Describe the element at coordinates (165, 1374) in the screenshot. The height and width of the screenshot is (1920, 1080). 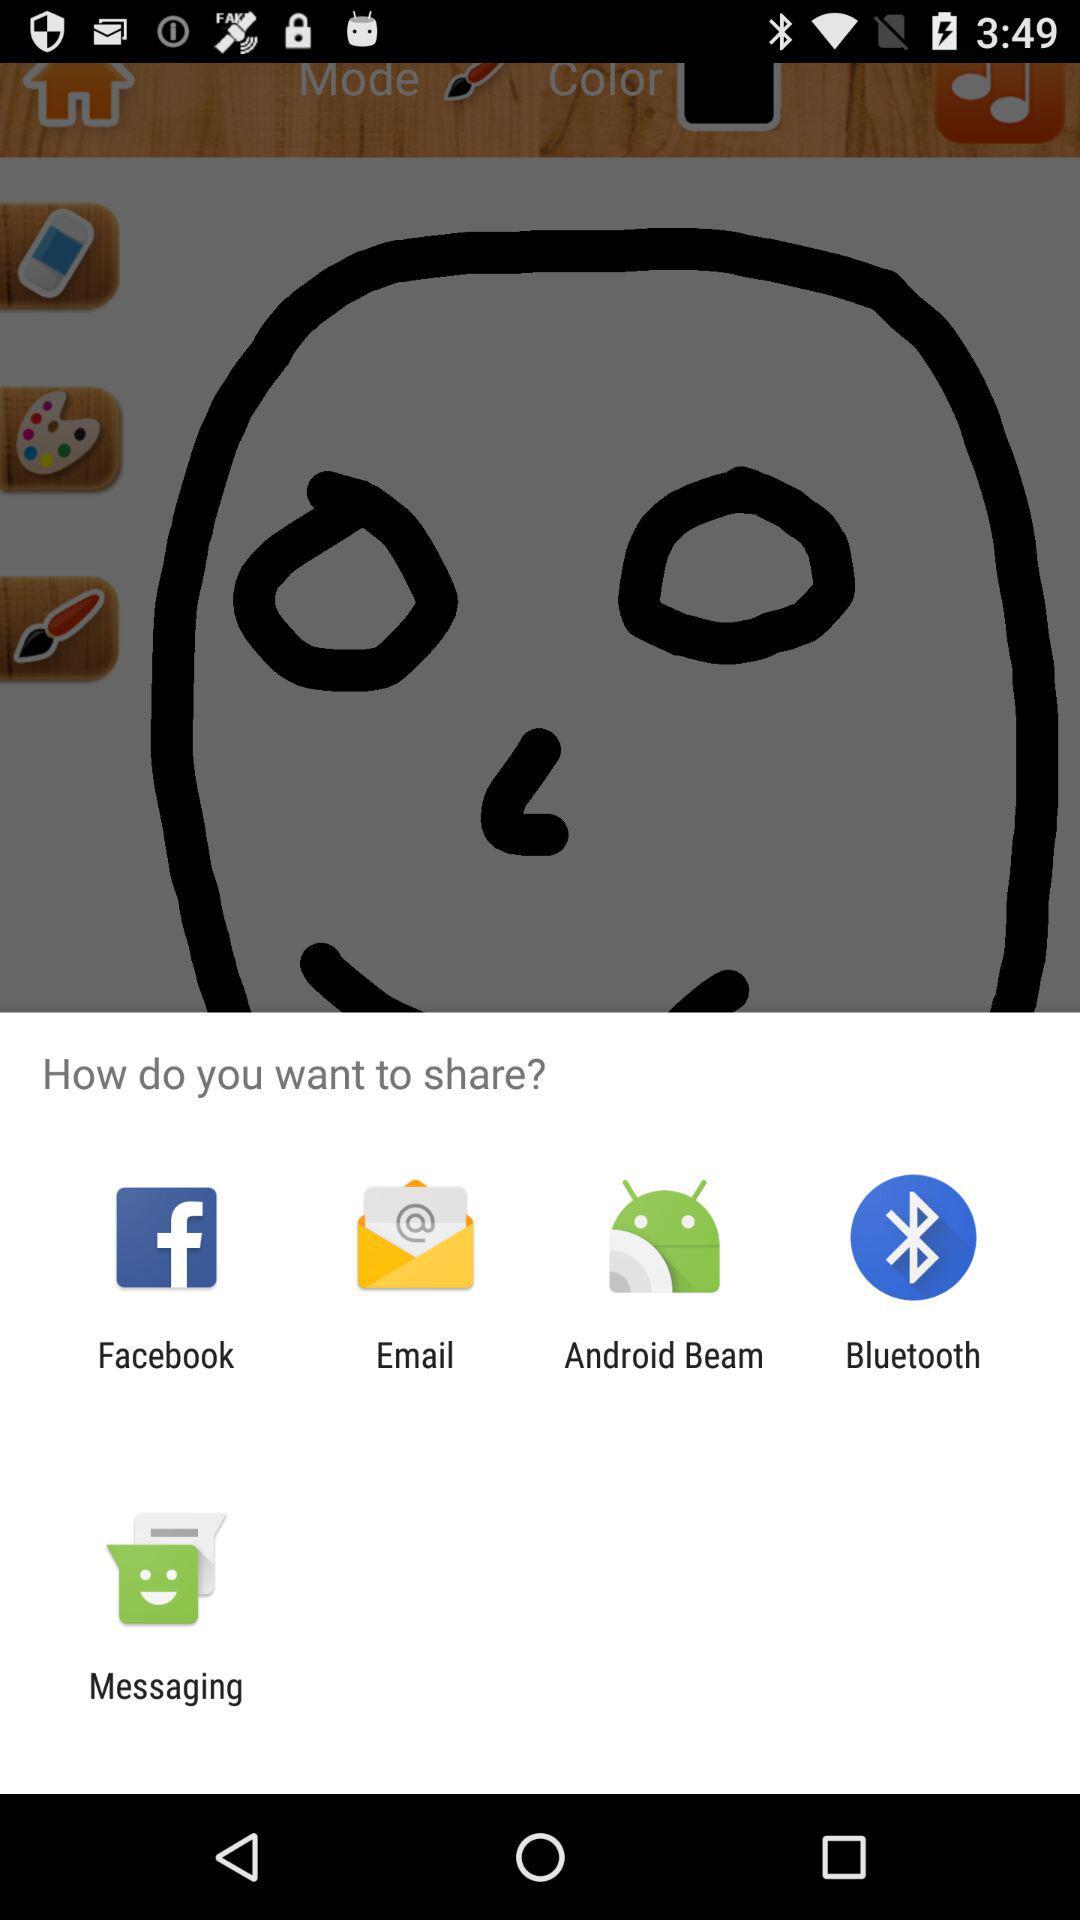
I see `icon next to the email` at that location.